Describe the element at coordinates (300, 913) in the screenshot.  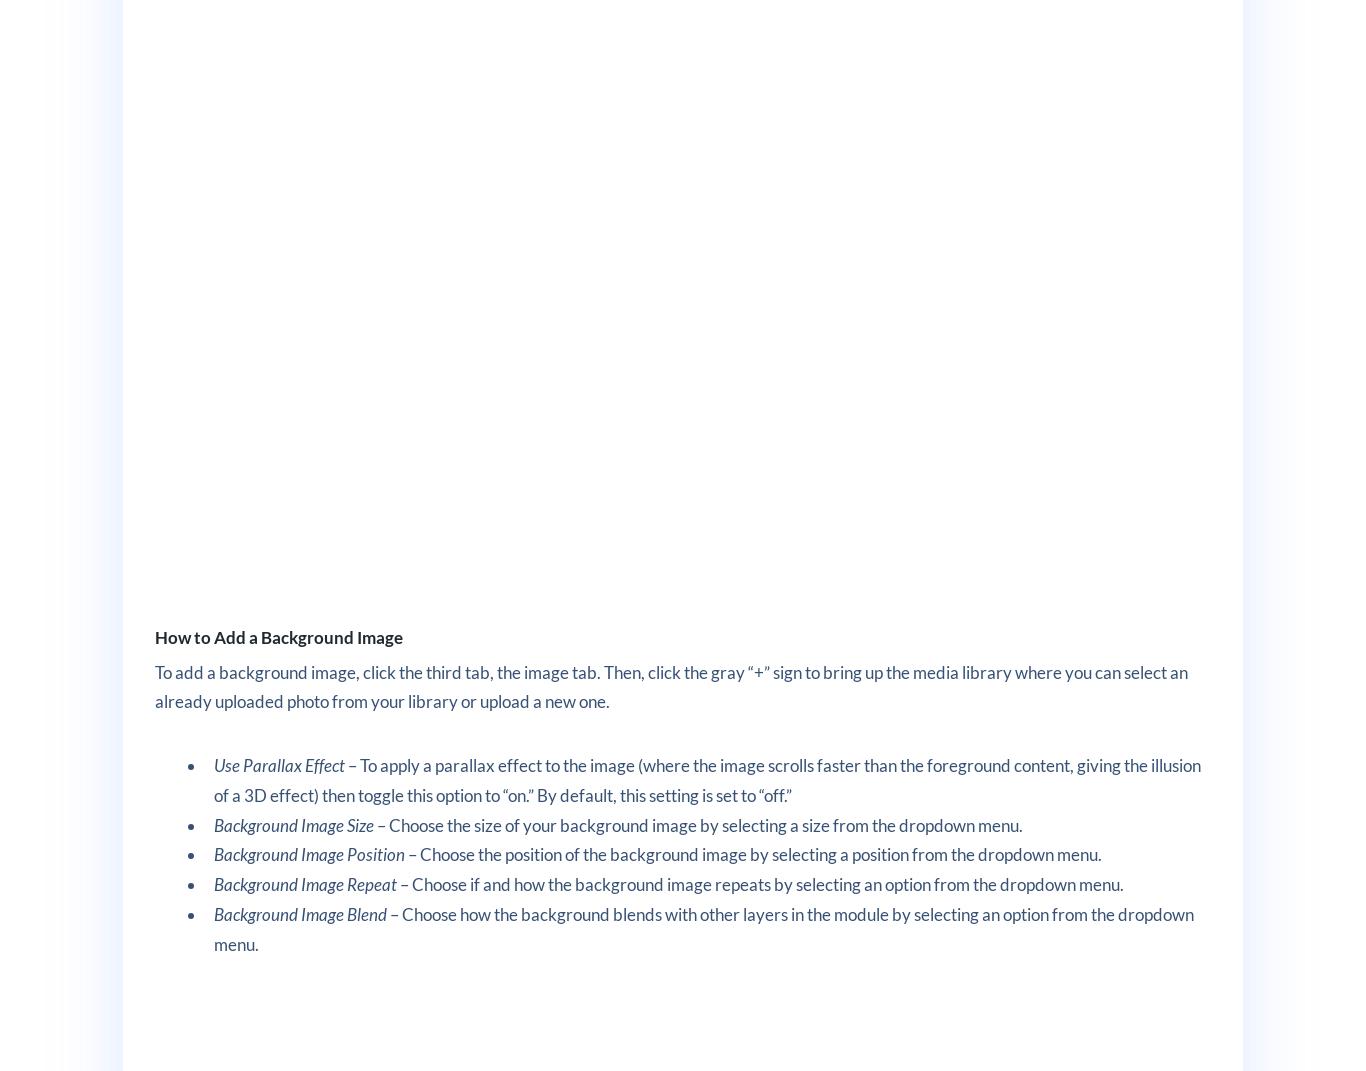
I see `'Background Image Blend'` at that location.